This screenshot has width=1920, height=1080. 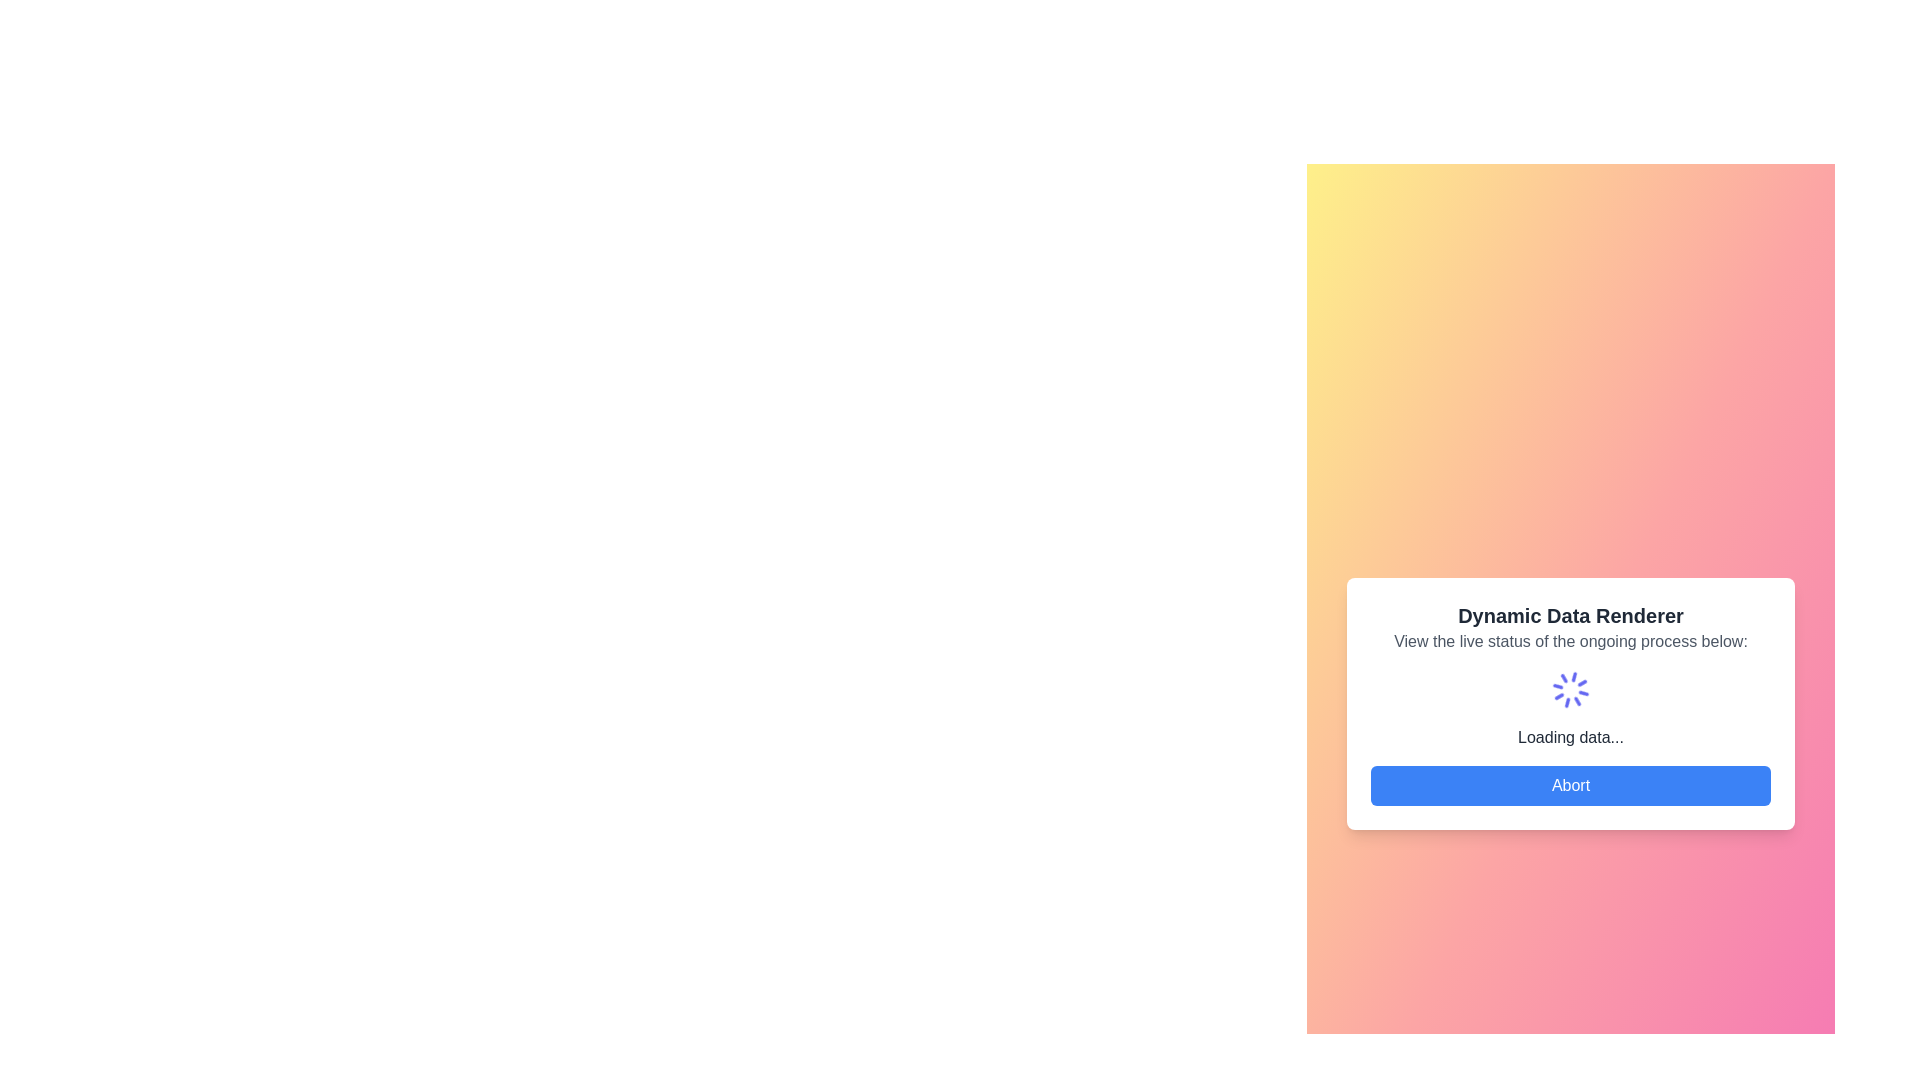 I want to click on the Text element that displays the header 'Dynamic Data Renderer' and the instruction 'View the live status of the ongoing process below:', so click(x=1569, y=627).